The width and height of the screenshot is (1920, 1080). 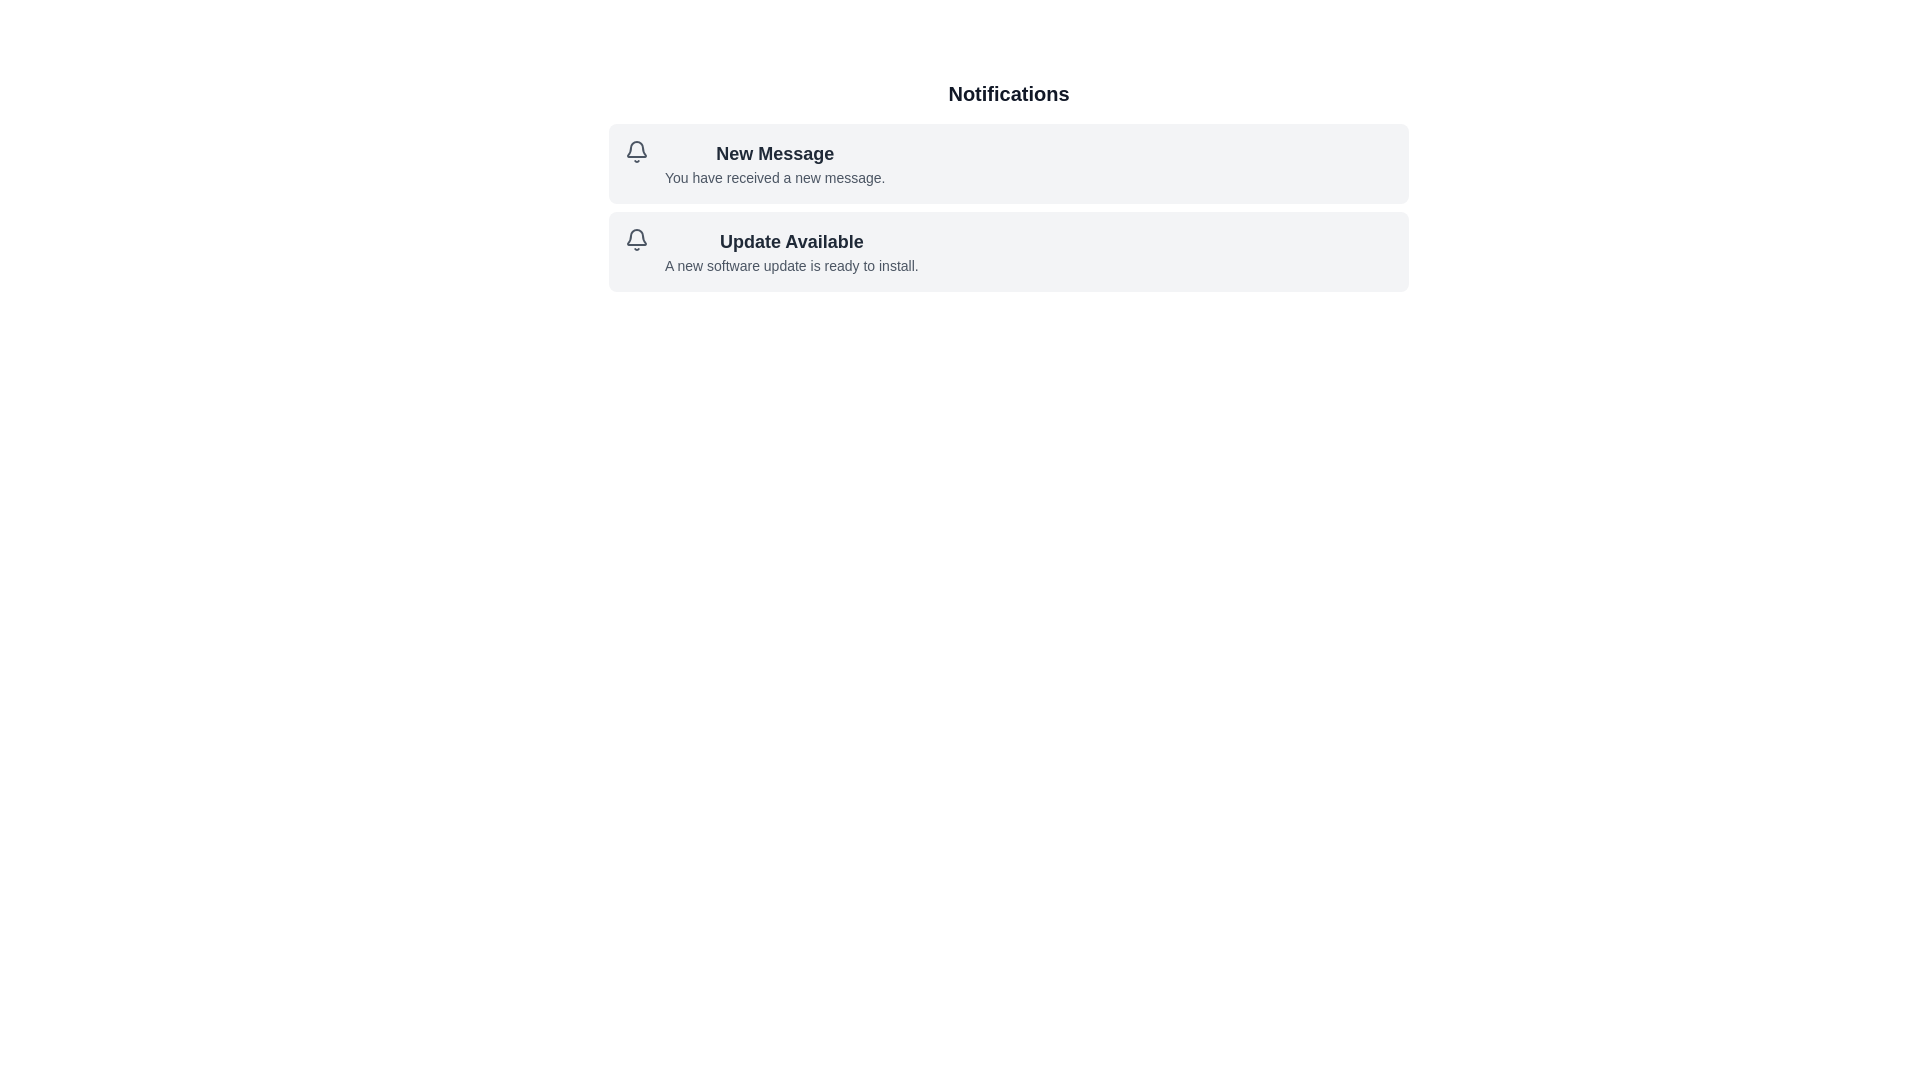 What do you see at coordinates (790, 265) in the screenshot?
I see `the Text Label located directly below the 'Update Available' headline in the notification card` at bounding box center [790, 265].